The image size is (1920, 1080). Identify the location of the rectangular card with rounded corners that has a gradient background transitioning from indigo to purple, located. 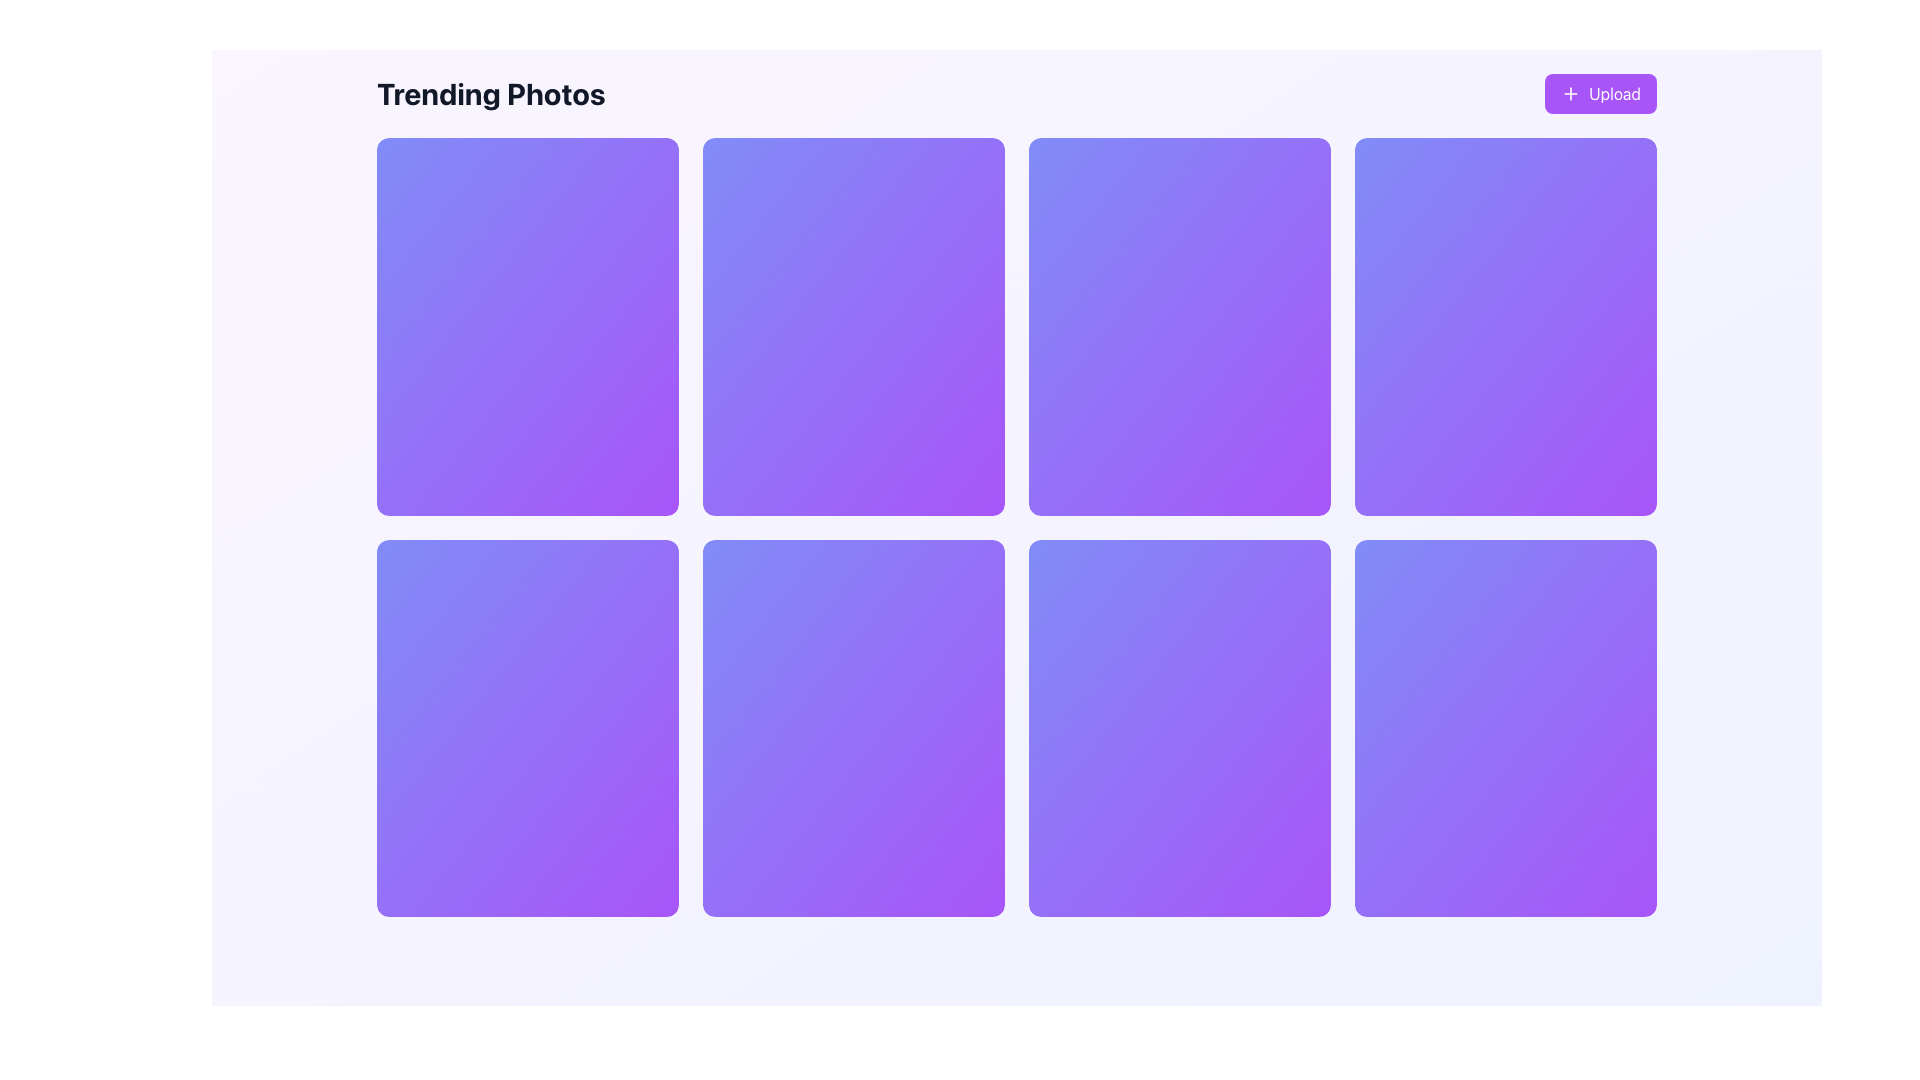
(1180, 728).